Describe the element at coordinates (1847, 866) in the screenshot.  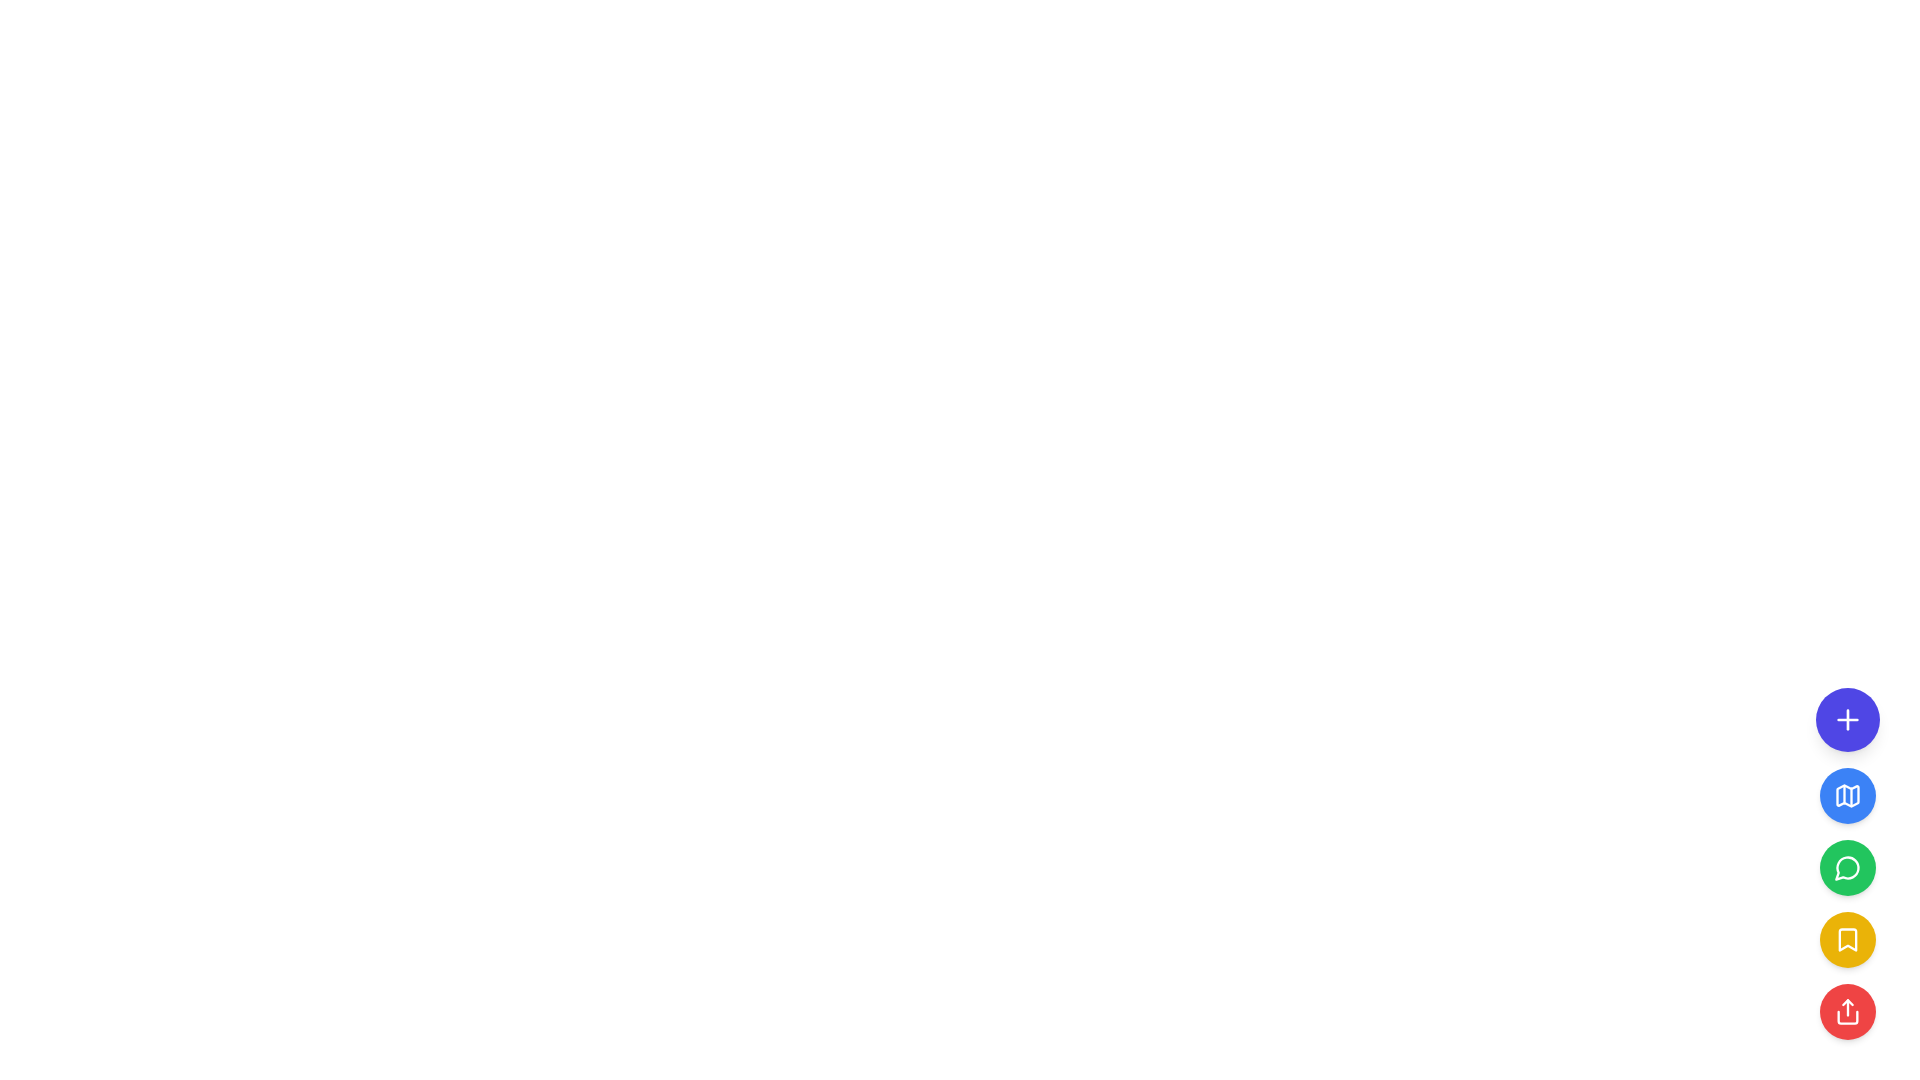
I see `the third circular button with a green background and a message bubble icon located on the right side of the interface` at that location.